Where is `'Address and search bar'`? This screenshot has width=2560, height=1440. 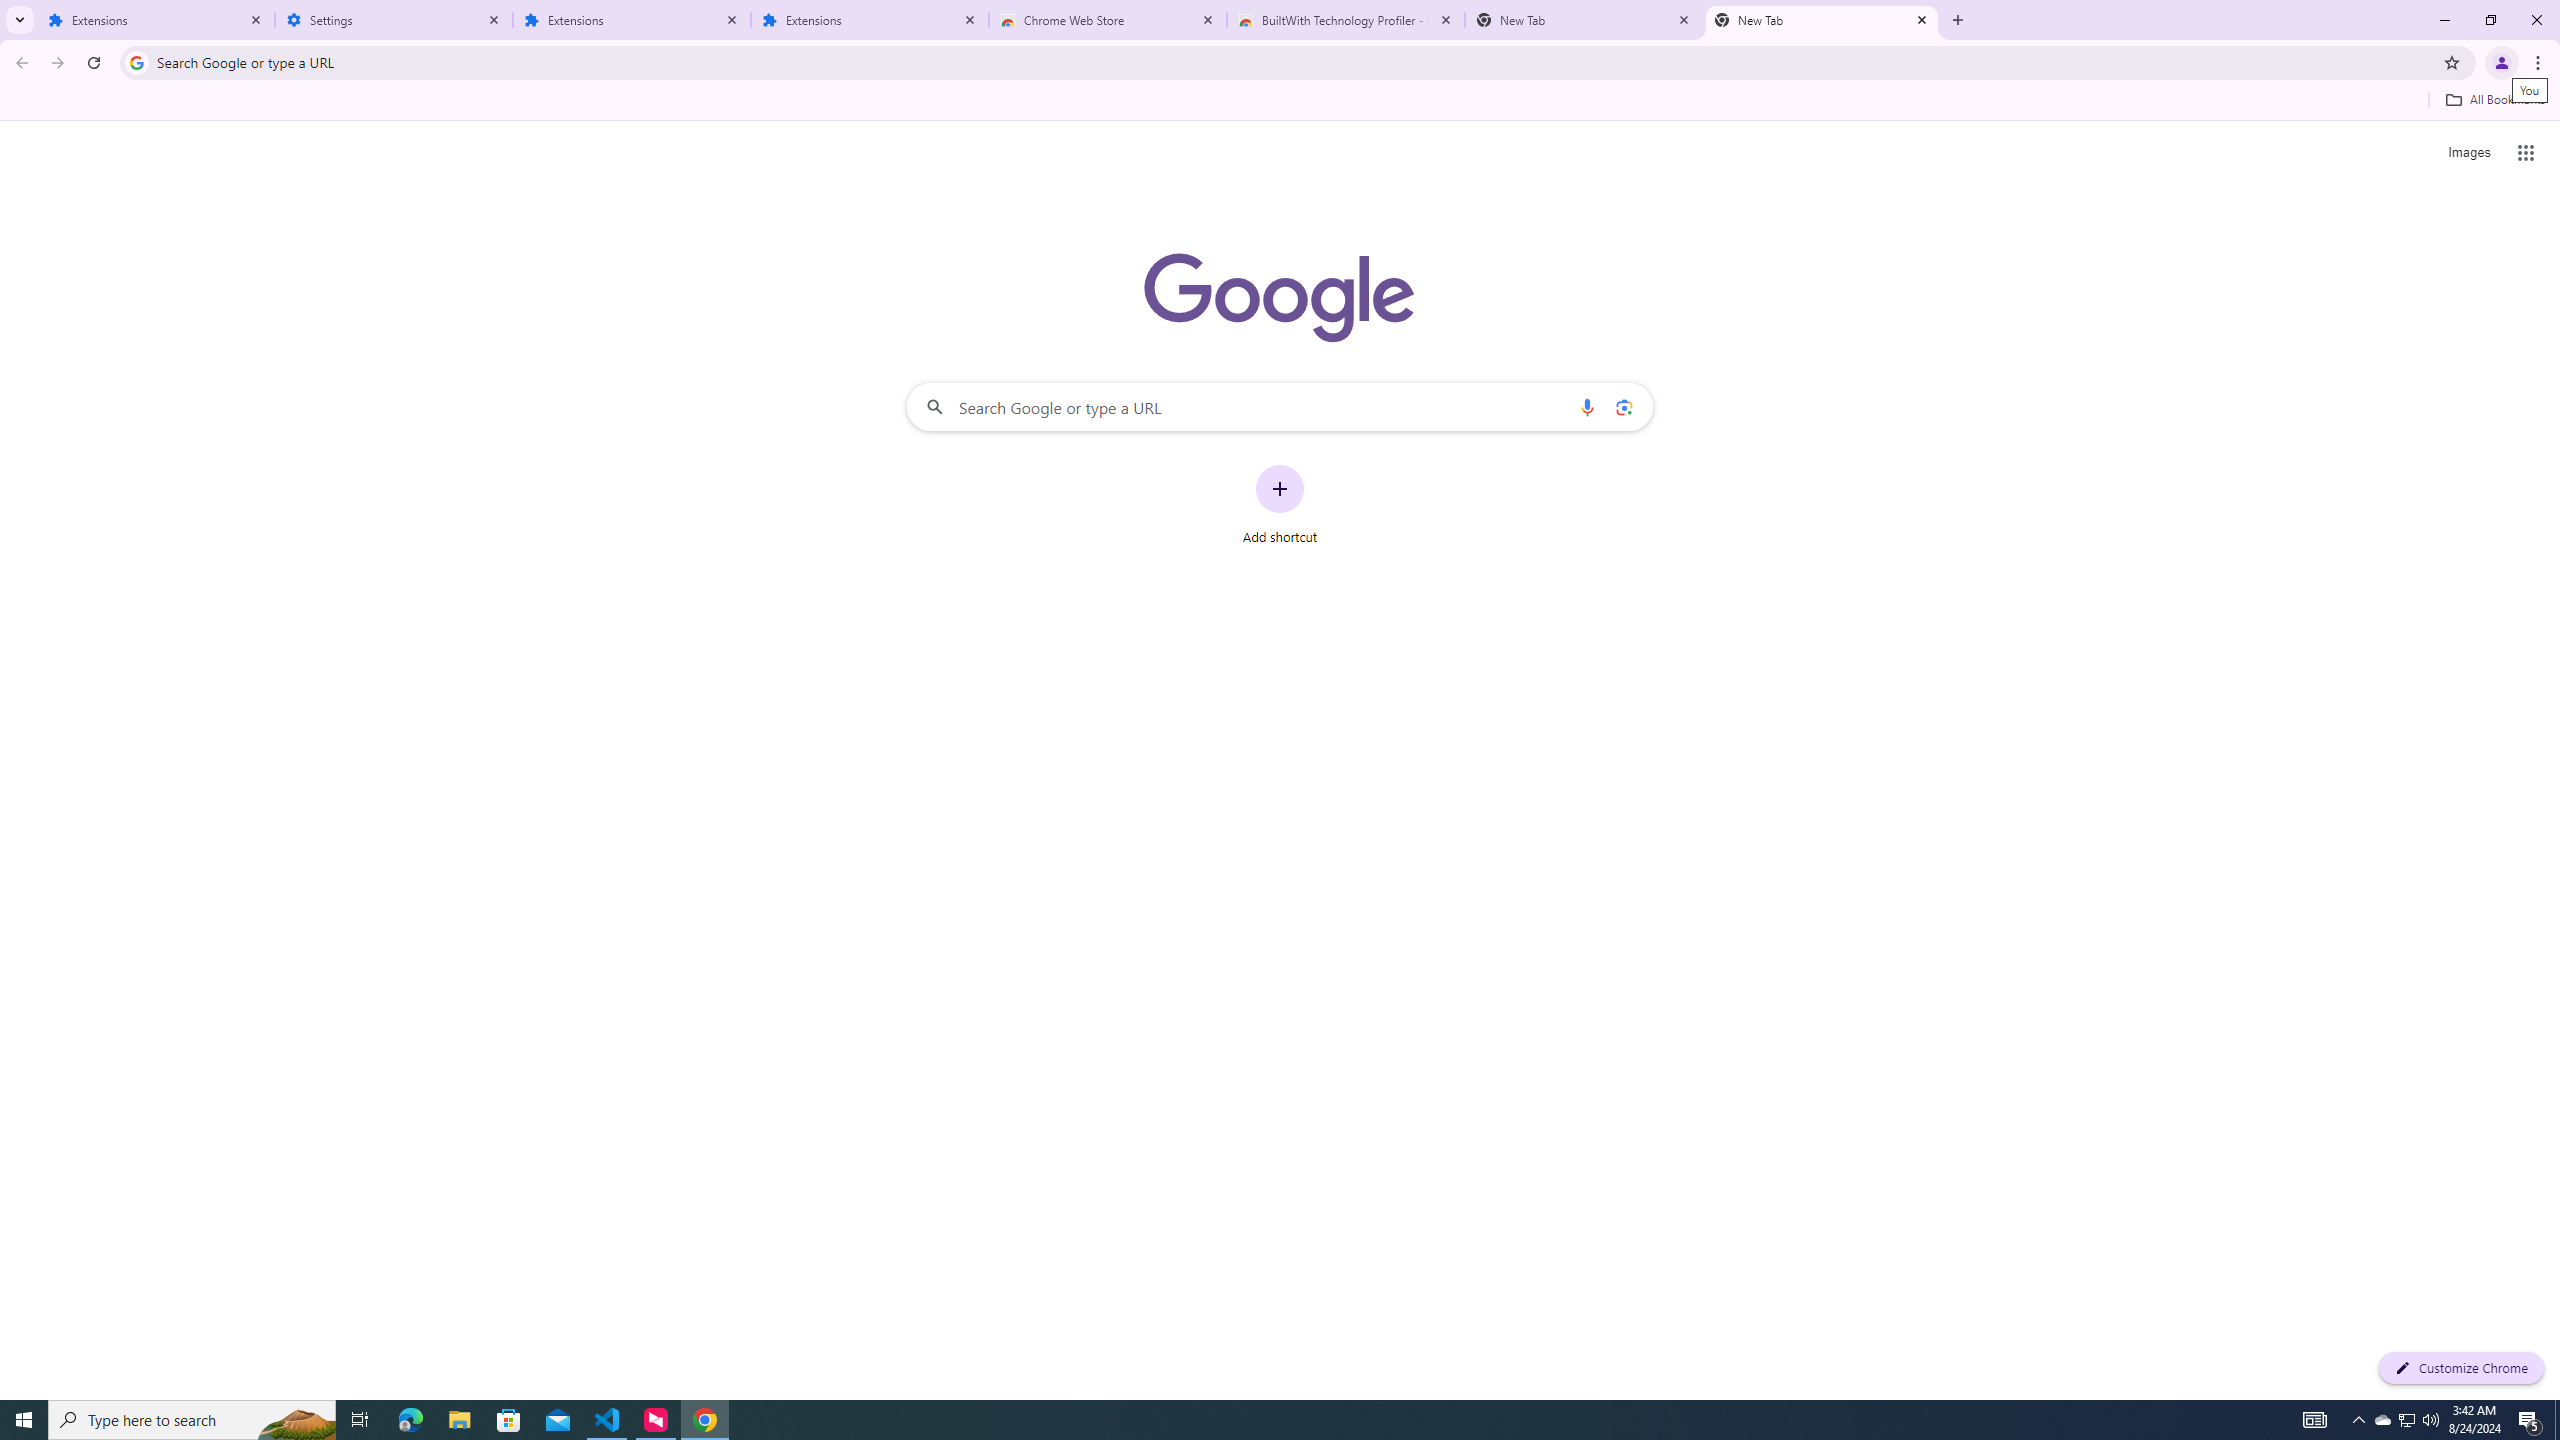
'Address and search bar' is located at coordinates (1293, 61).